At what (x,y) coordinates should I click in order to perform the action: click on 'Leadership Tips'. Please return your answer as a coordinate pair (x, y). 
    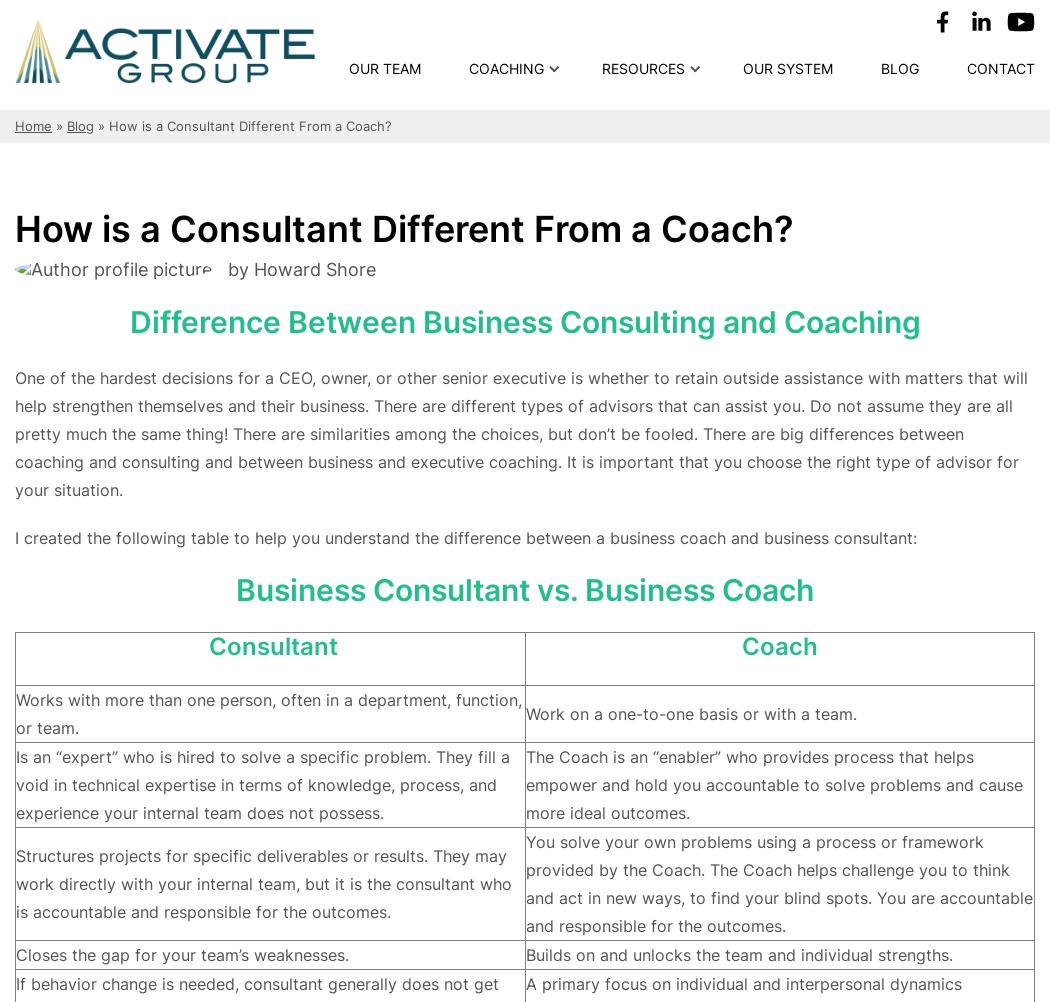
    Looking at the image, I should click on (677, 171).